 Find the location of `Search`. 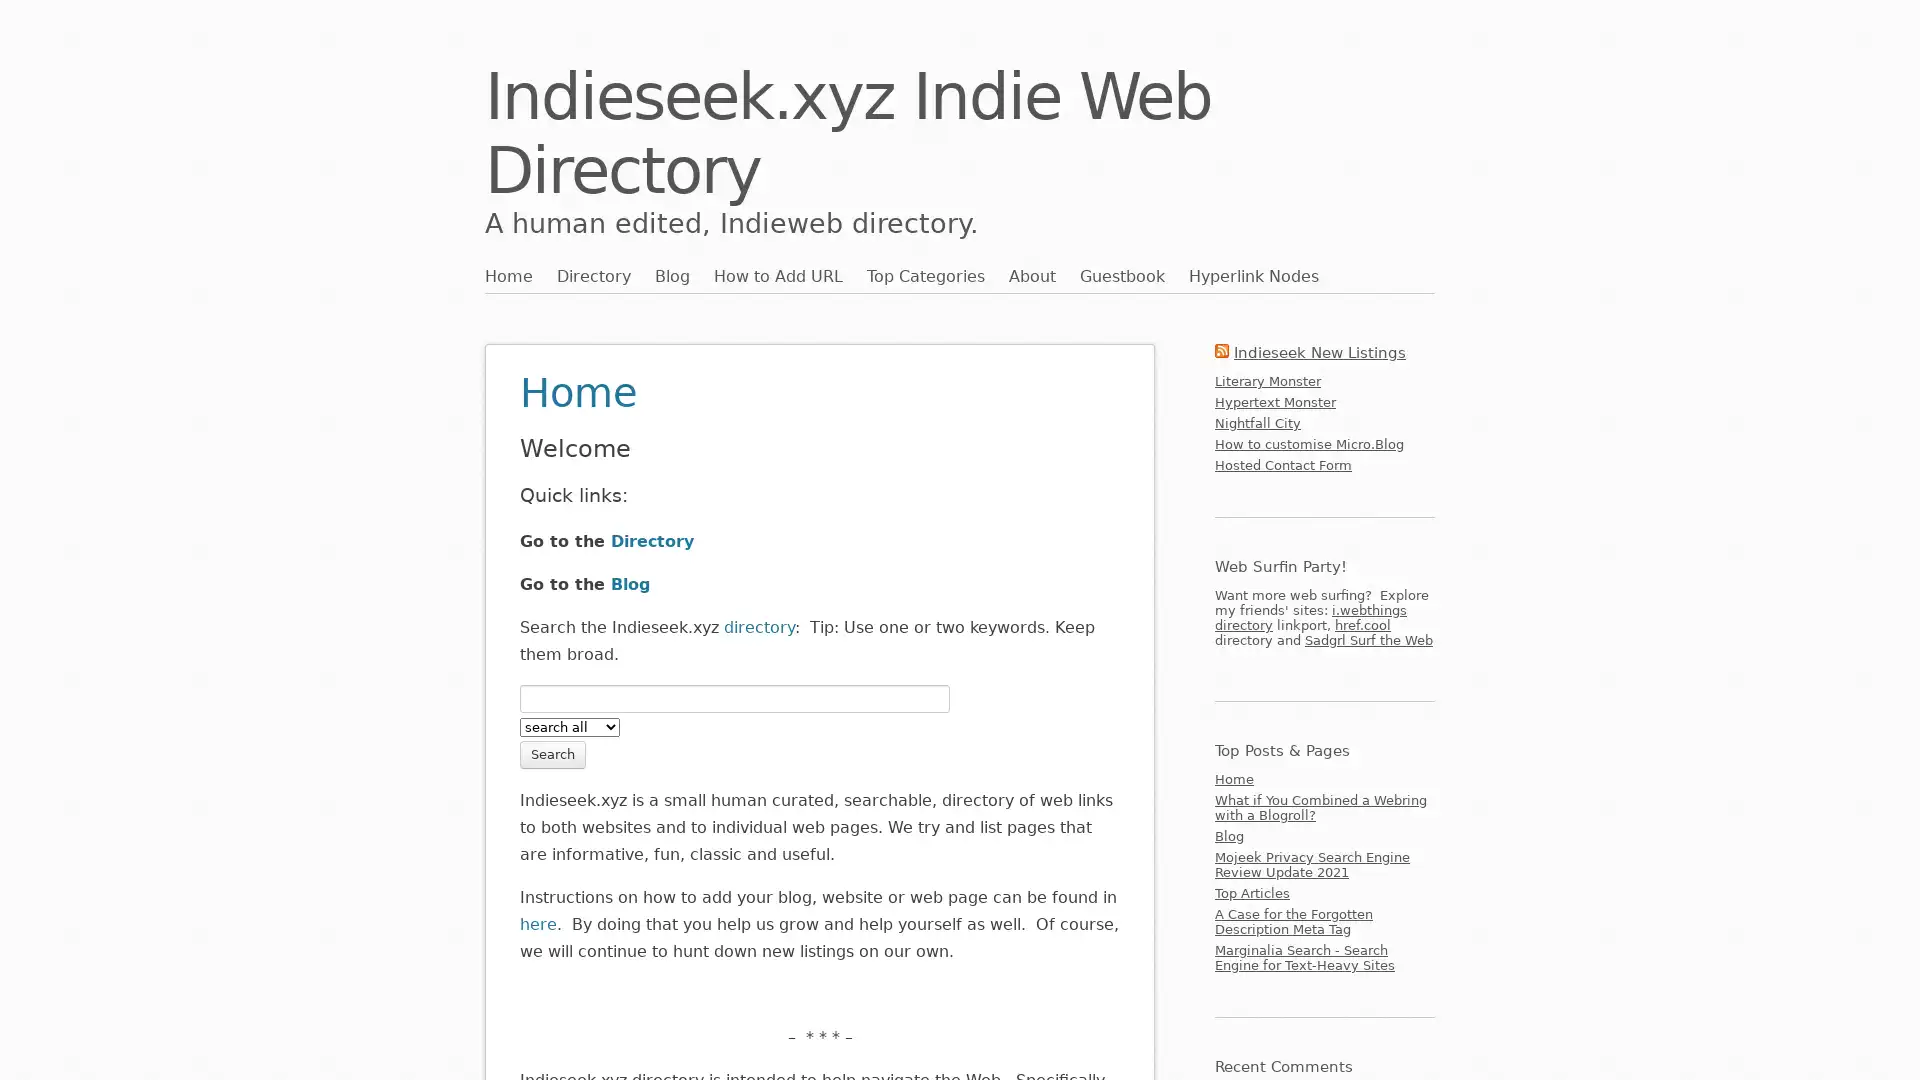

Search is located at coordinates (552, 753).